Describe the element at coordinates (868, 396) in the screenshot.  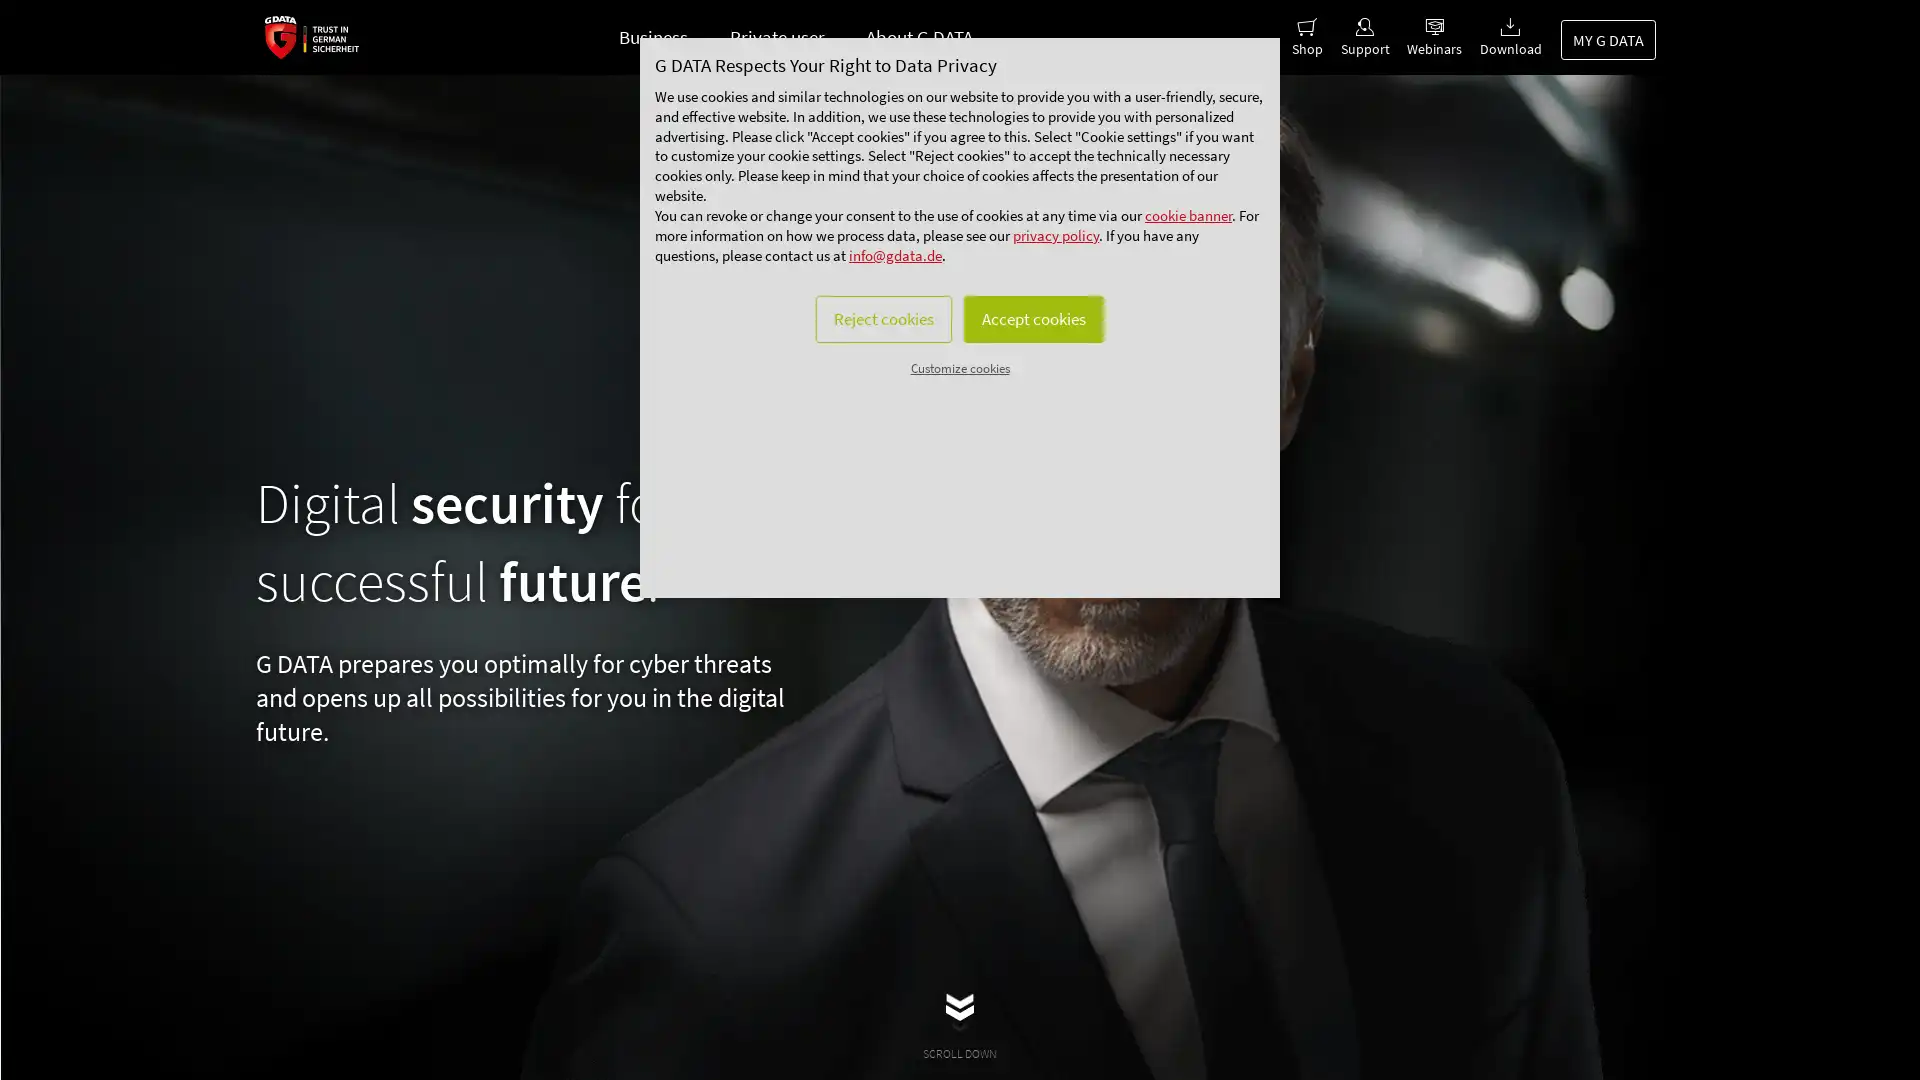
I see `Reject cookies` at that location.